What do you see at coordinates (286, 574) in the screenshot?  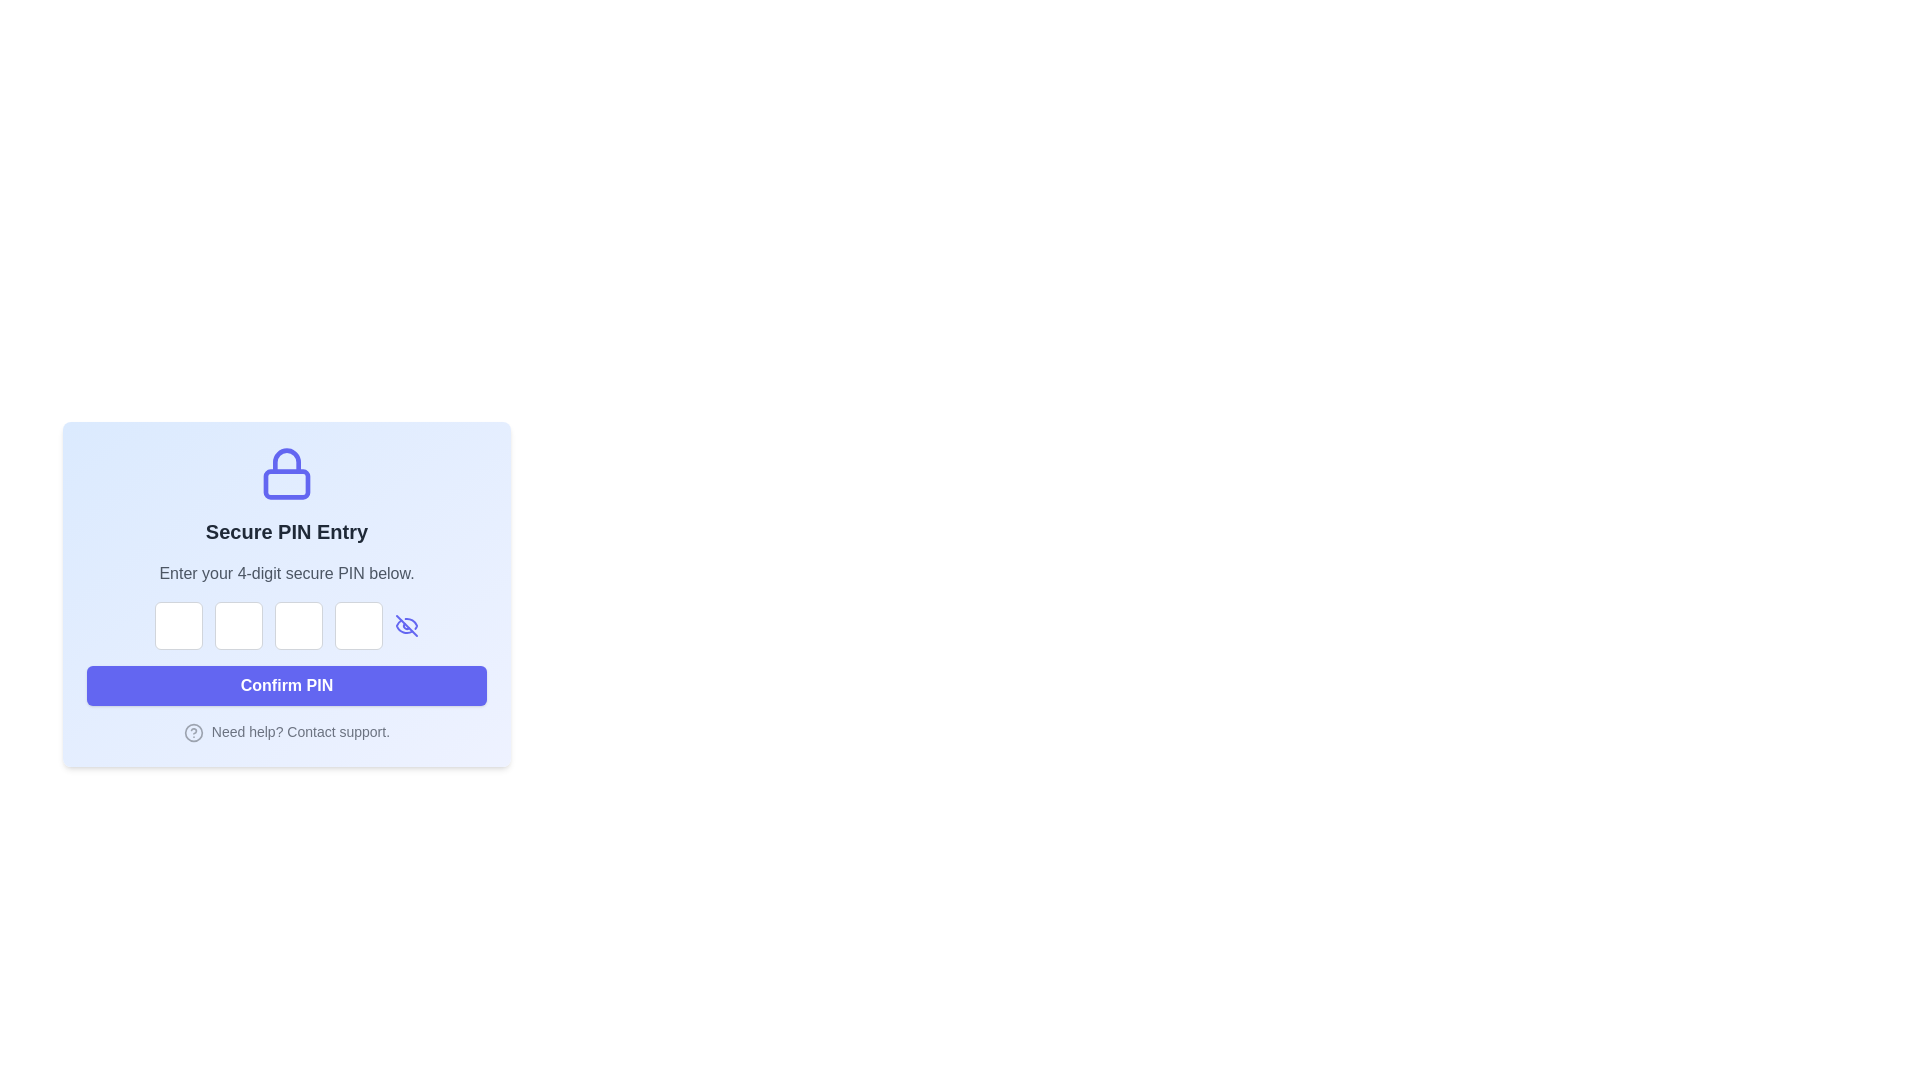 I see `the static text that provides guidance for entering a secure 4-digit PIN, located beneath the 'Secure PIN Entry' header and above the PIN input fields` at bounding box center [286, 574].